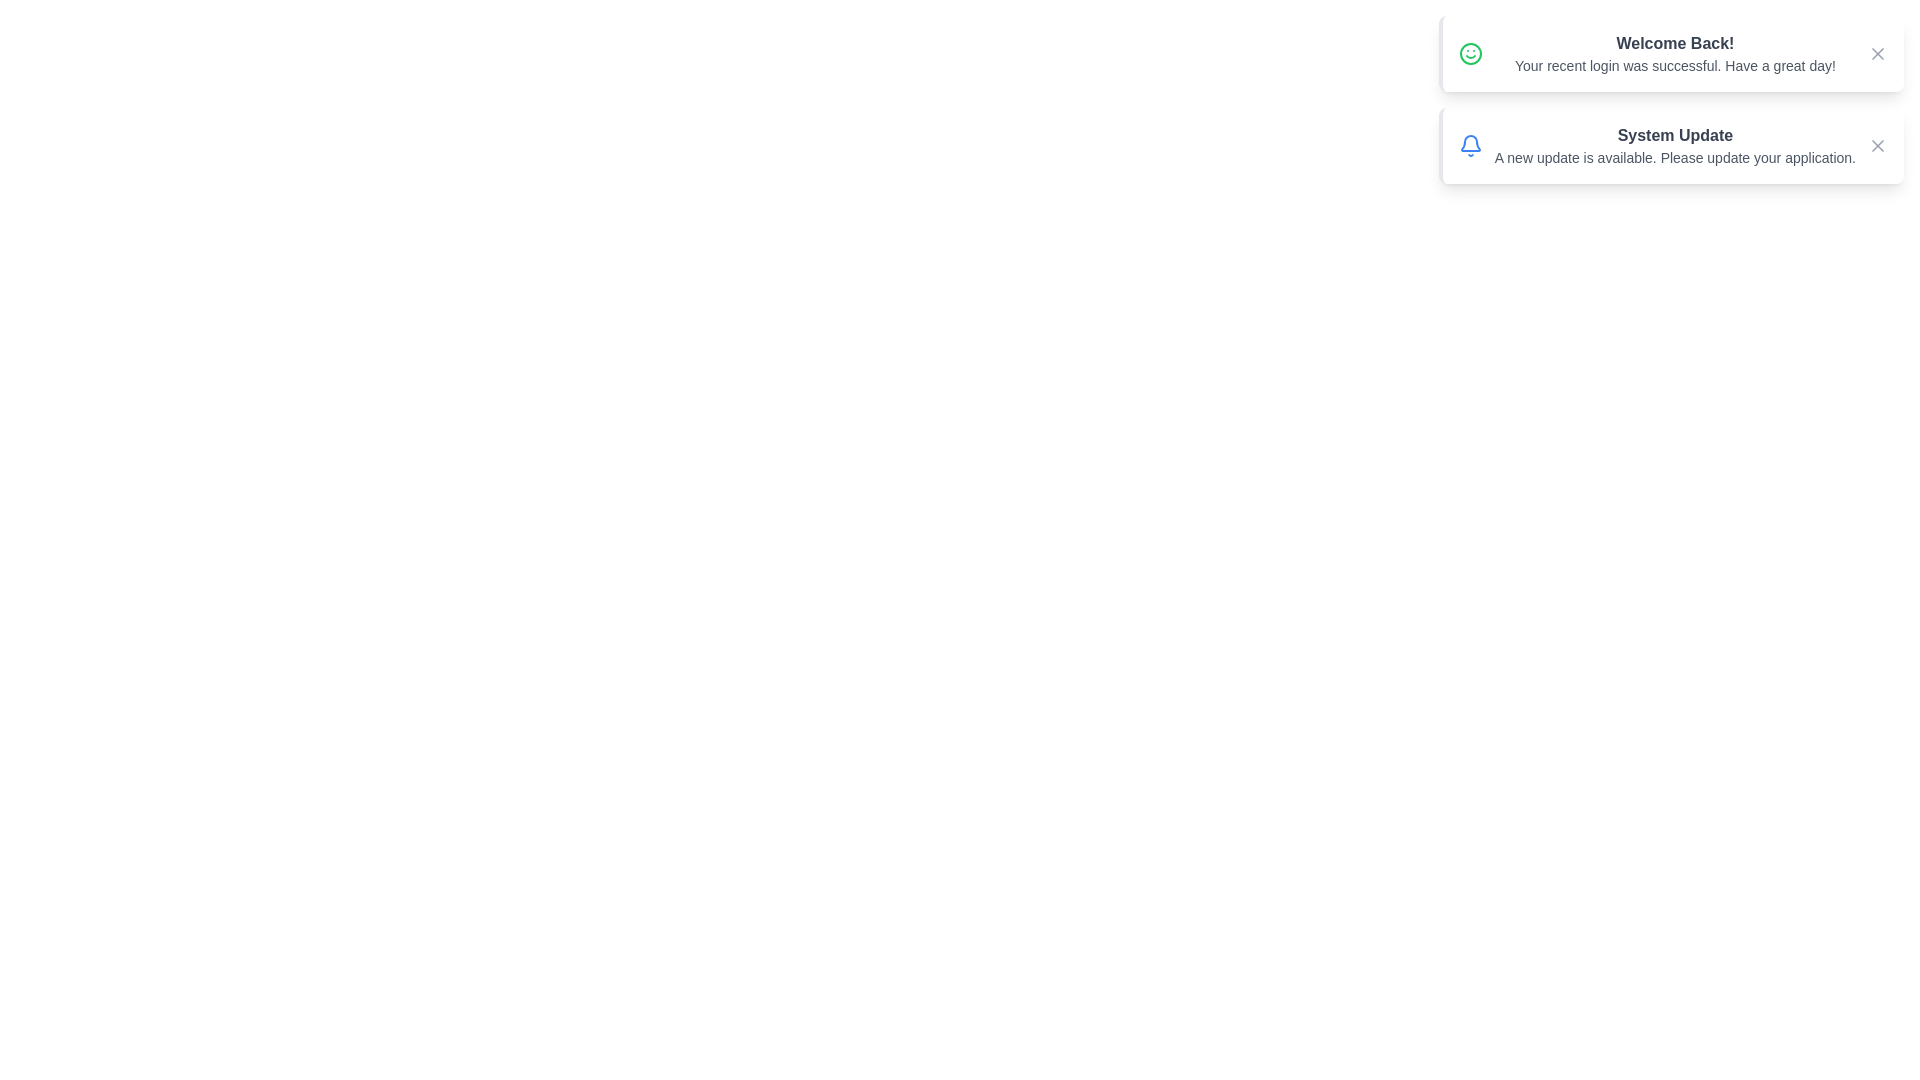  What do you see at coordinates (1671, 145) in the screenshot?
I see `the notification with title 'System Update'` at bounding box center [1671, 145].